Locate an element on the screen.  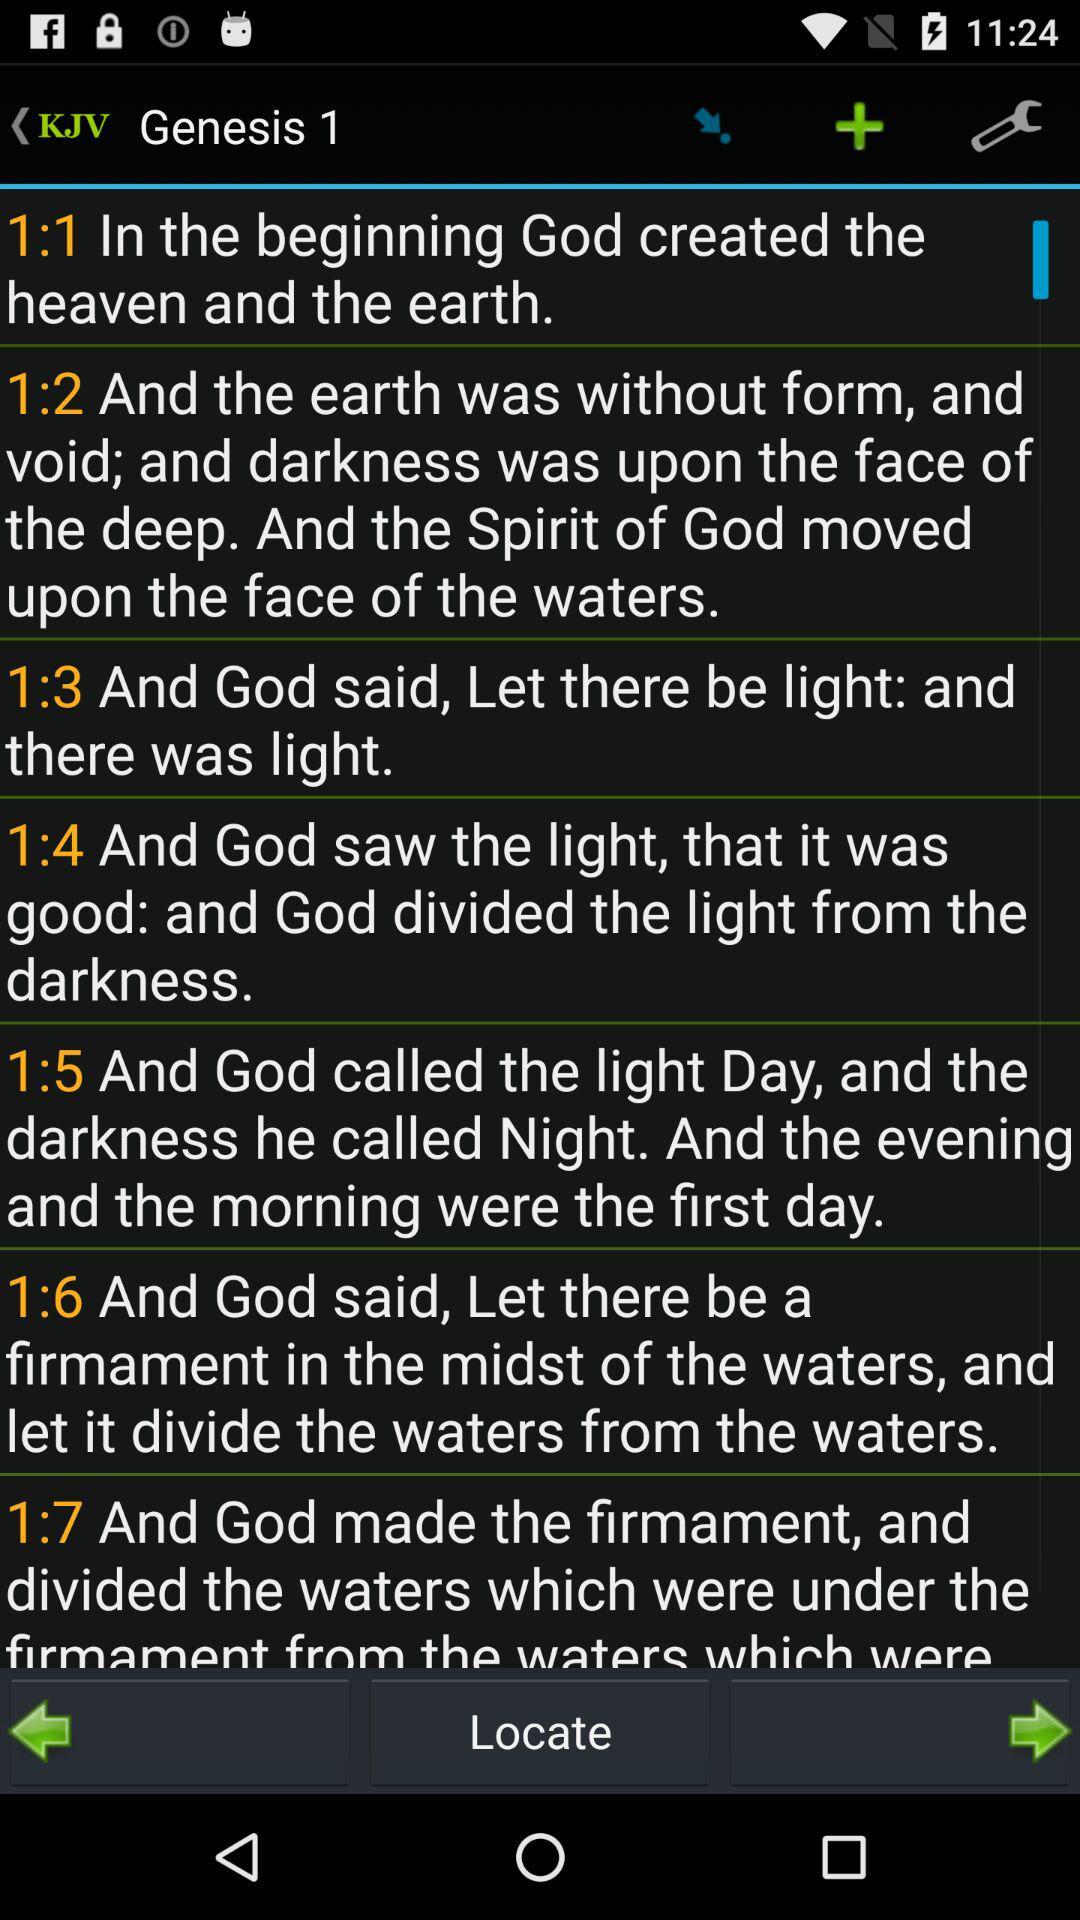
app above 1 1 in is located at coordinates (1006, 124).